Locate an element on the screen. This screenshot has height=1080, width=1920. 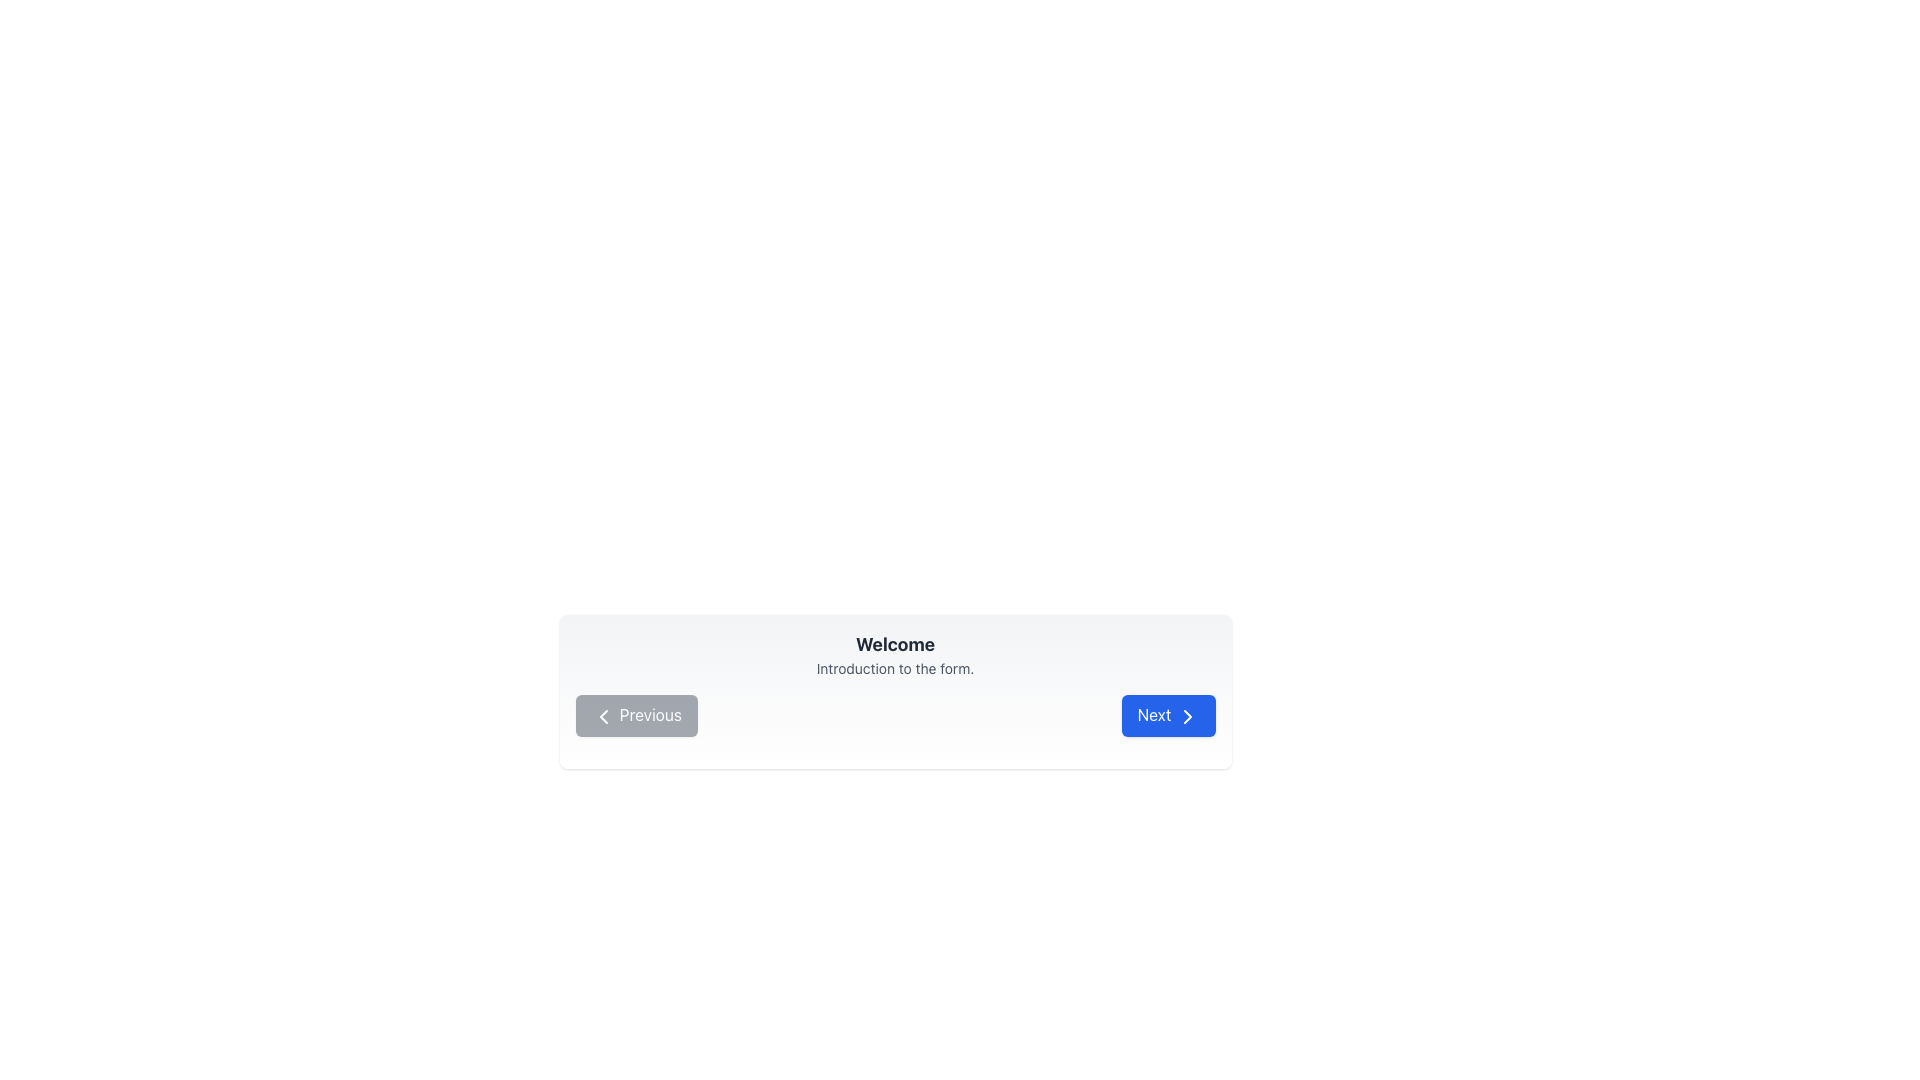
the 'Previous' button, which is a gray rectangular button with rounded corners and white text, located near the bottom center of the interface is located at coordinates (635, 714).